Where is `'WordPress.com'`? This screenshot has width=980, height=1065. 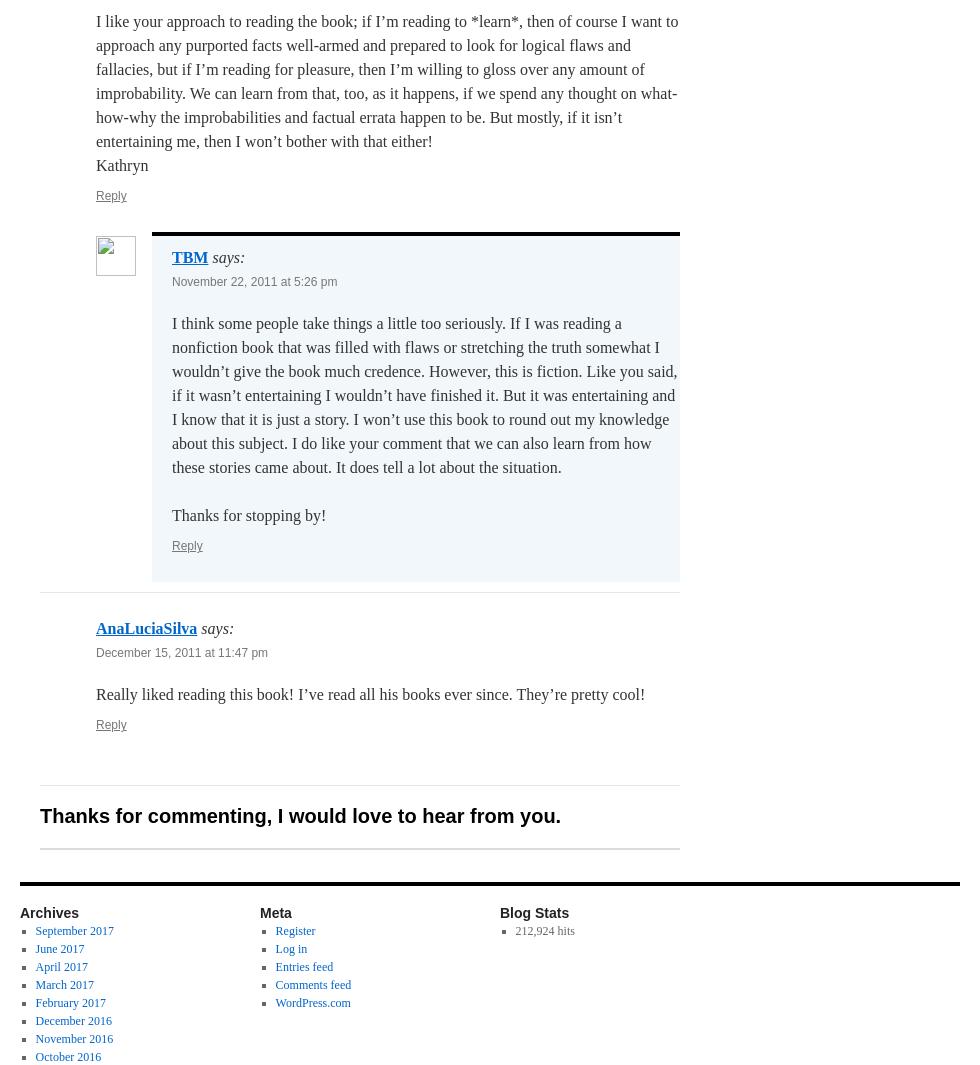
'WordPress.com' is located at coordinates (312, 1003).